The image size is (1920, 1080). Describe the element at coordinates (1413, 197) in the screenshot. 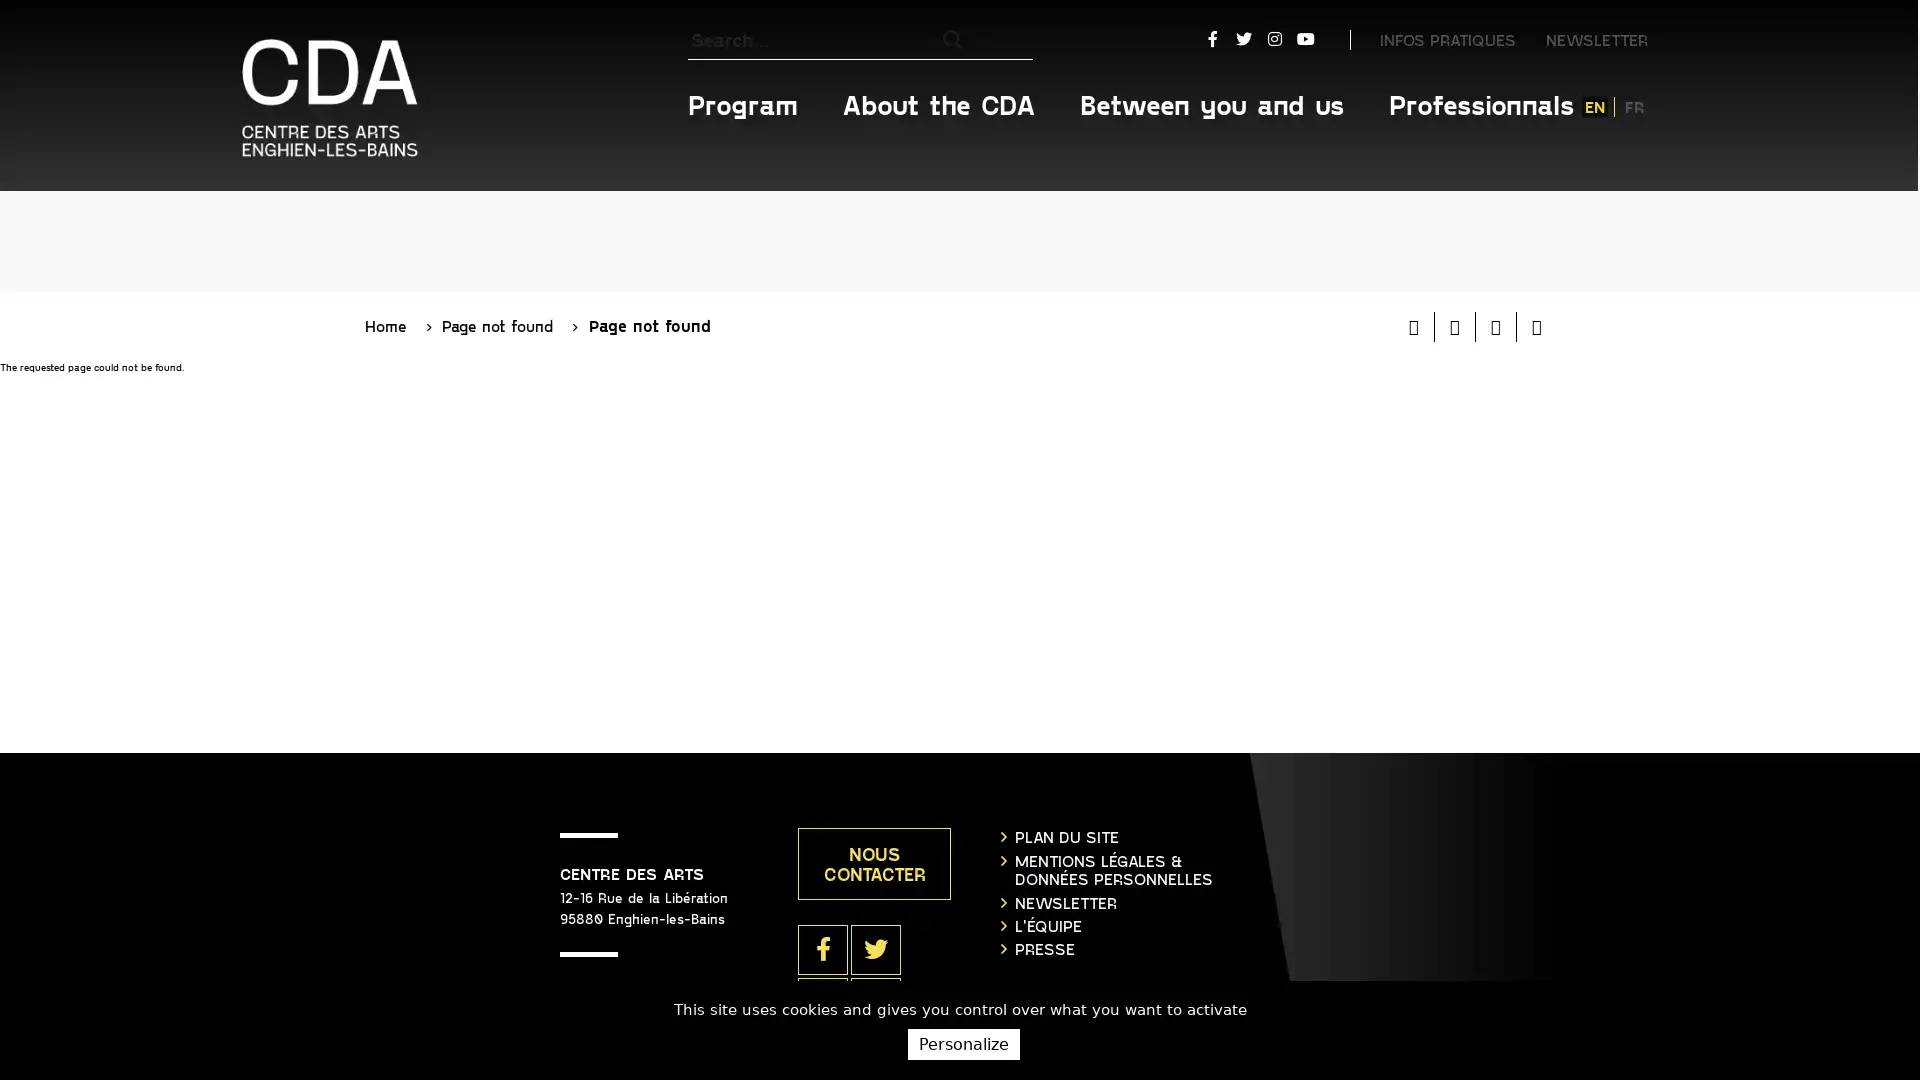

I see `Print this page` at that location.